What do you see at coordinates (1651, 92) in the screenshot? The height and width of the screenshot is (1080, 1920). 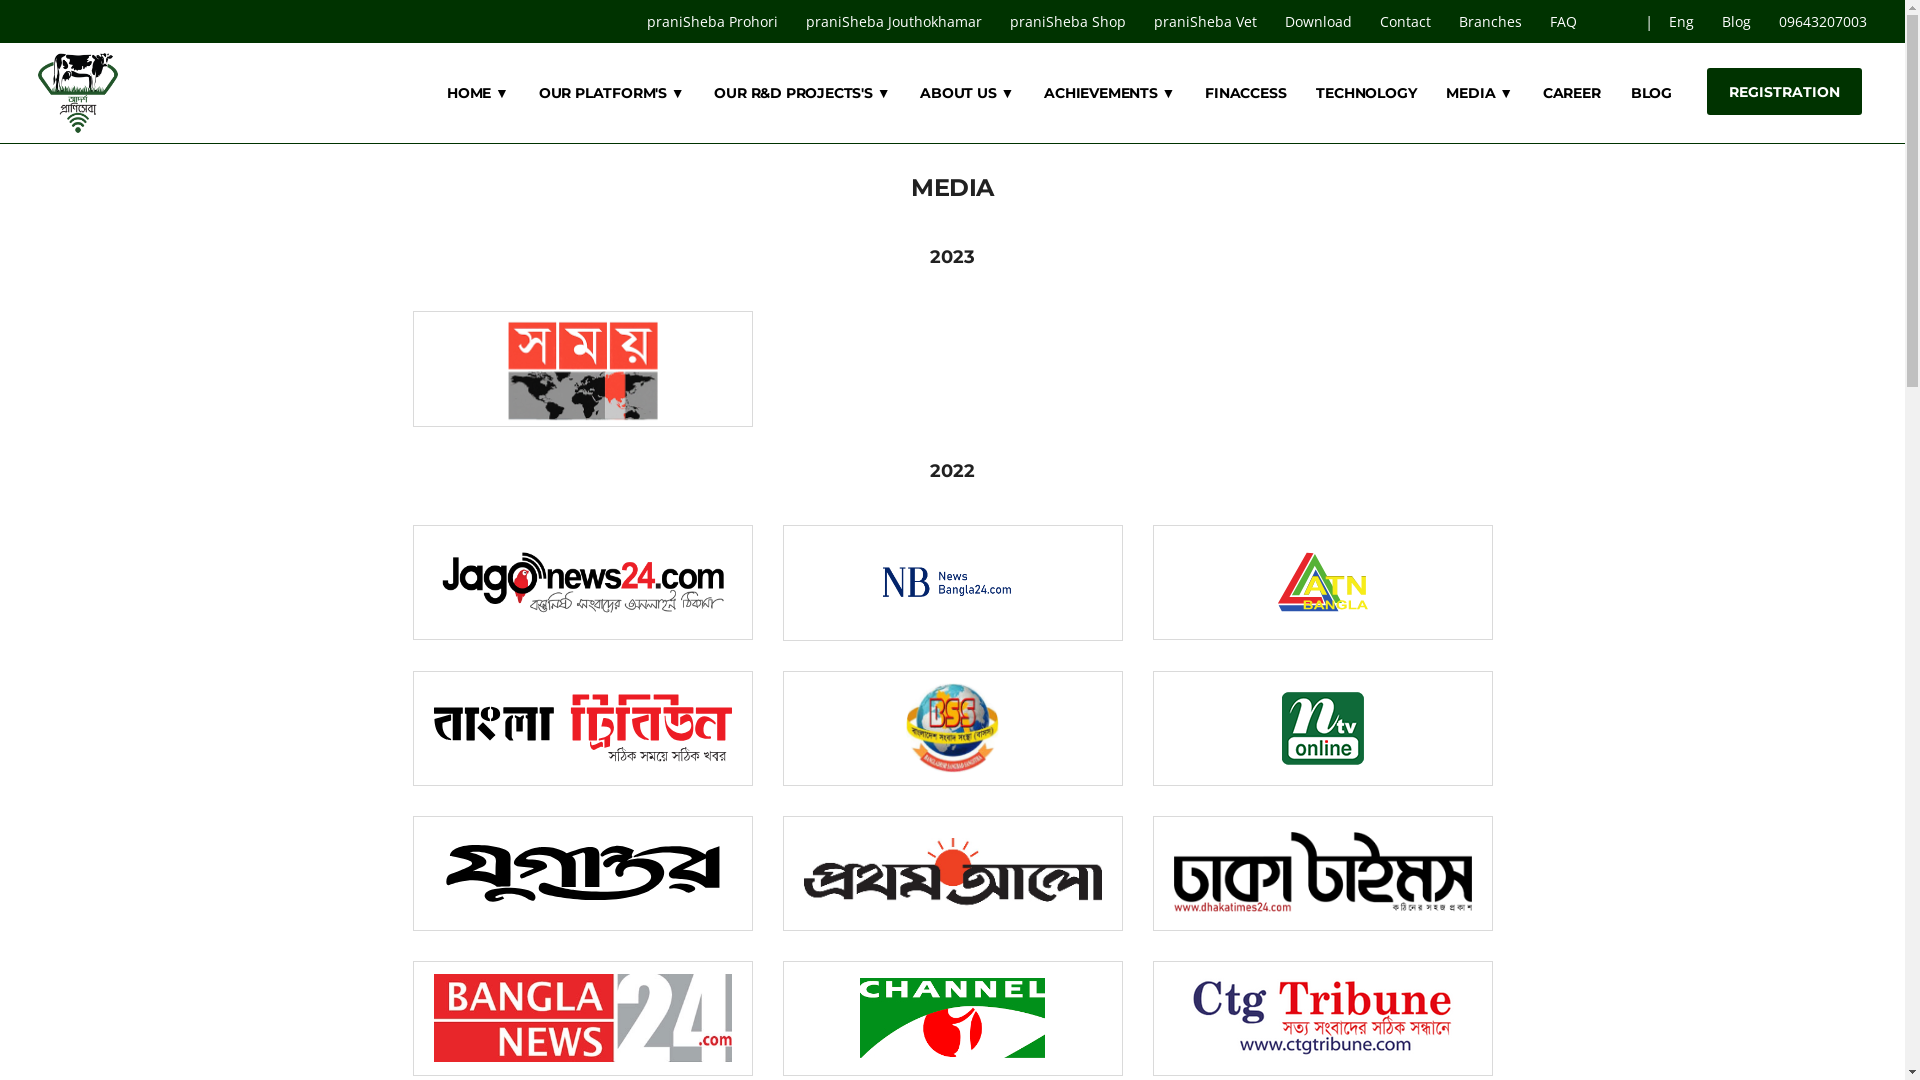 I see `'BLOG'` at bounding box center [1651, 92].